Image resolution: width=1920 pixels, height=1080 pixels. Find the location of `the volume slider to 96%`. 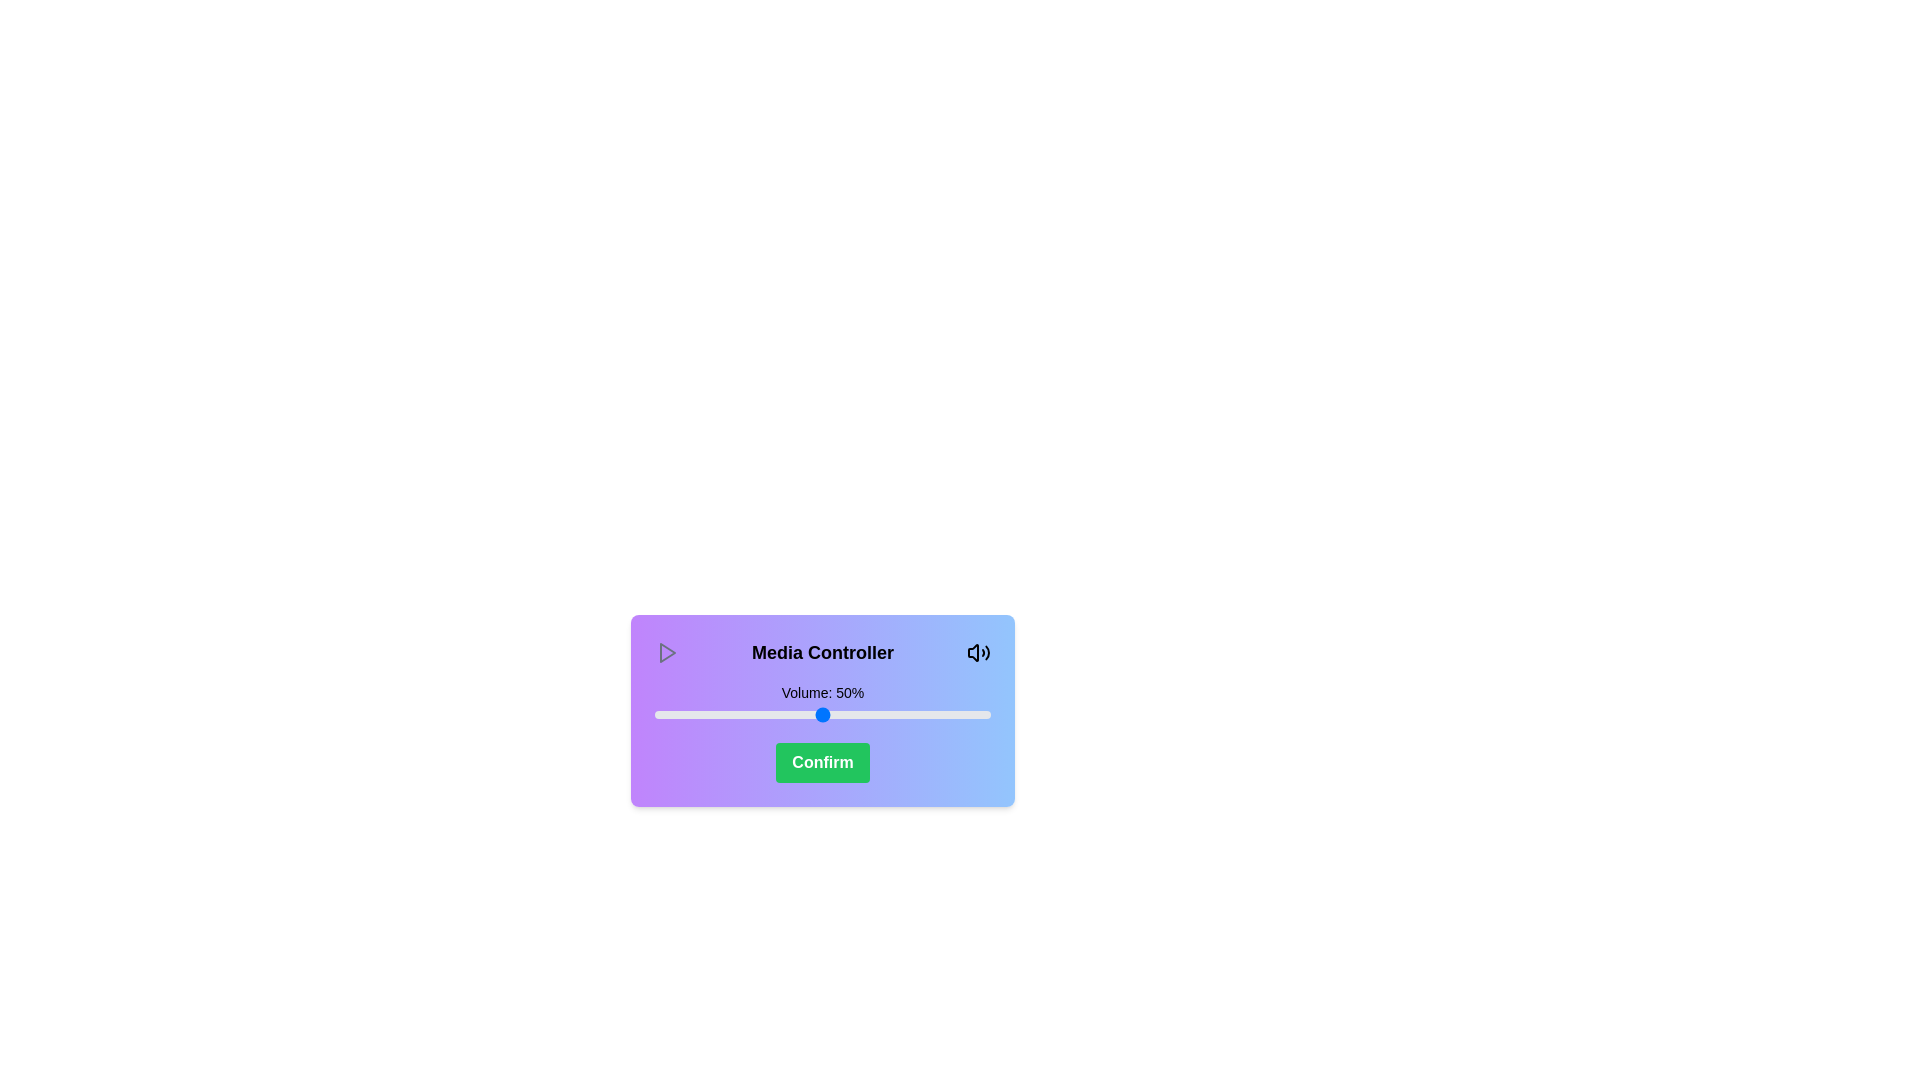

the volume slider to 96% is located at coordinates (977, 713).